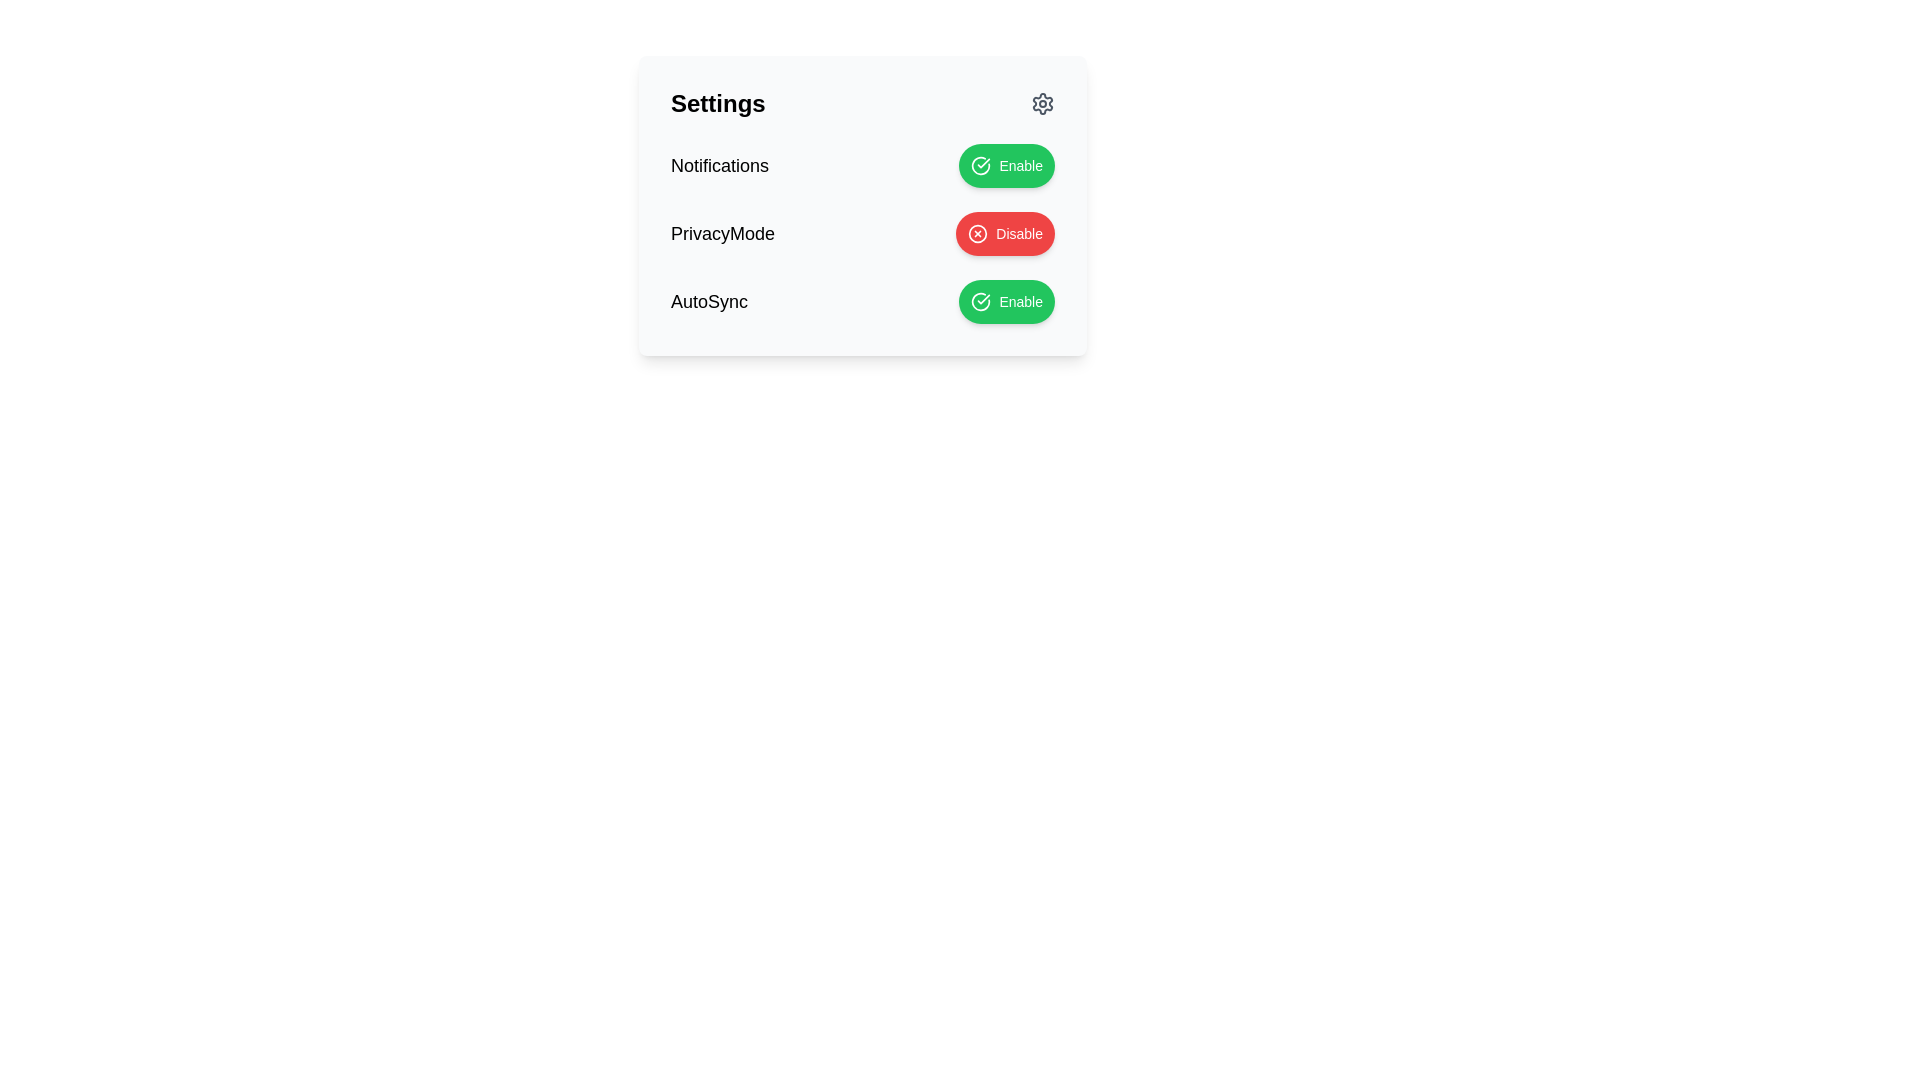 This screenshot has width=1920, height=1080. Describe the element at coordinates (1005, 233) in the screenshot. I see `the second button in the vertical list of settings options that disables the PrivacyMode, located to the right of the 'PrivacyMode' label and below the 'Enable' button for 'Notifications'` at that location.